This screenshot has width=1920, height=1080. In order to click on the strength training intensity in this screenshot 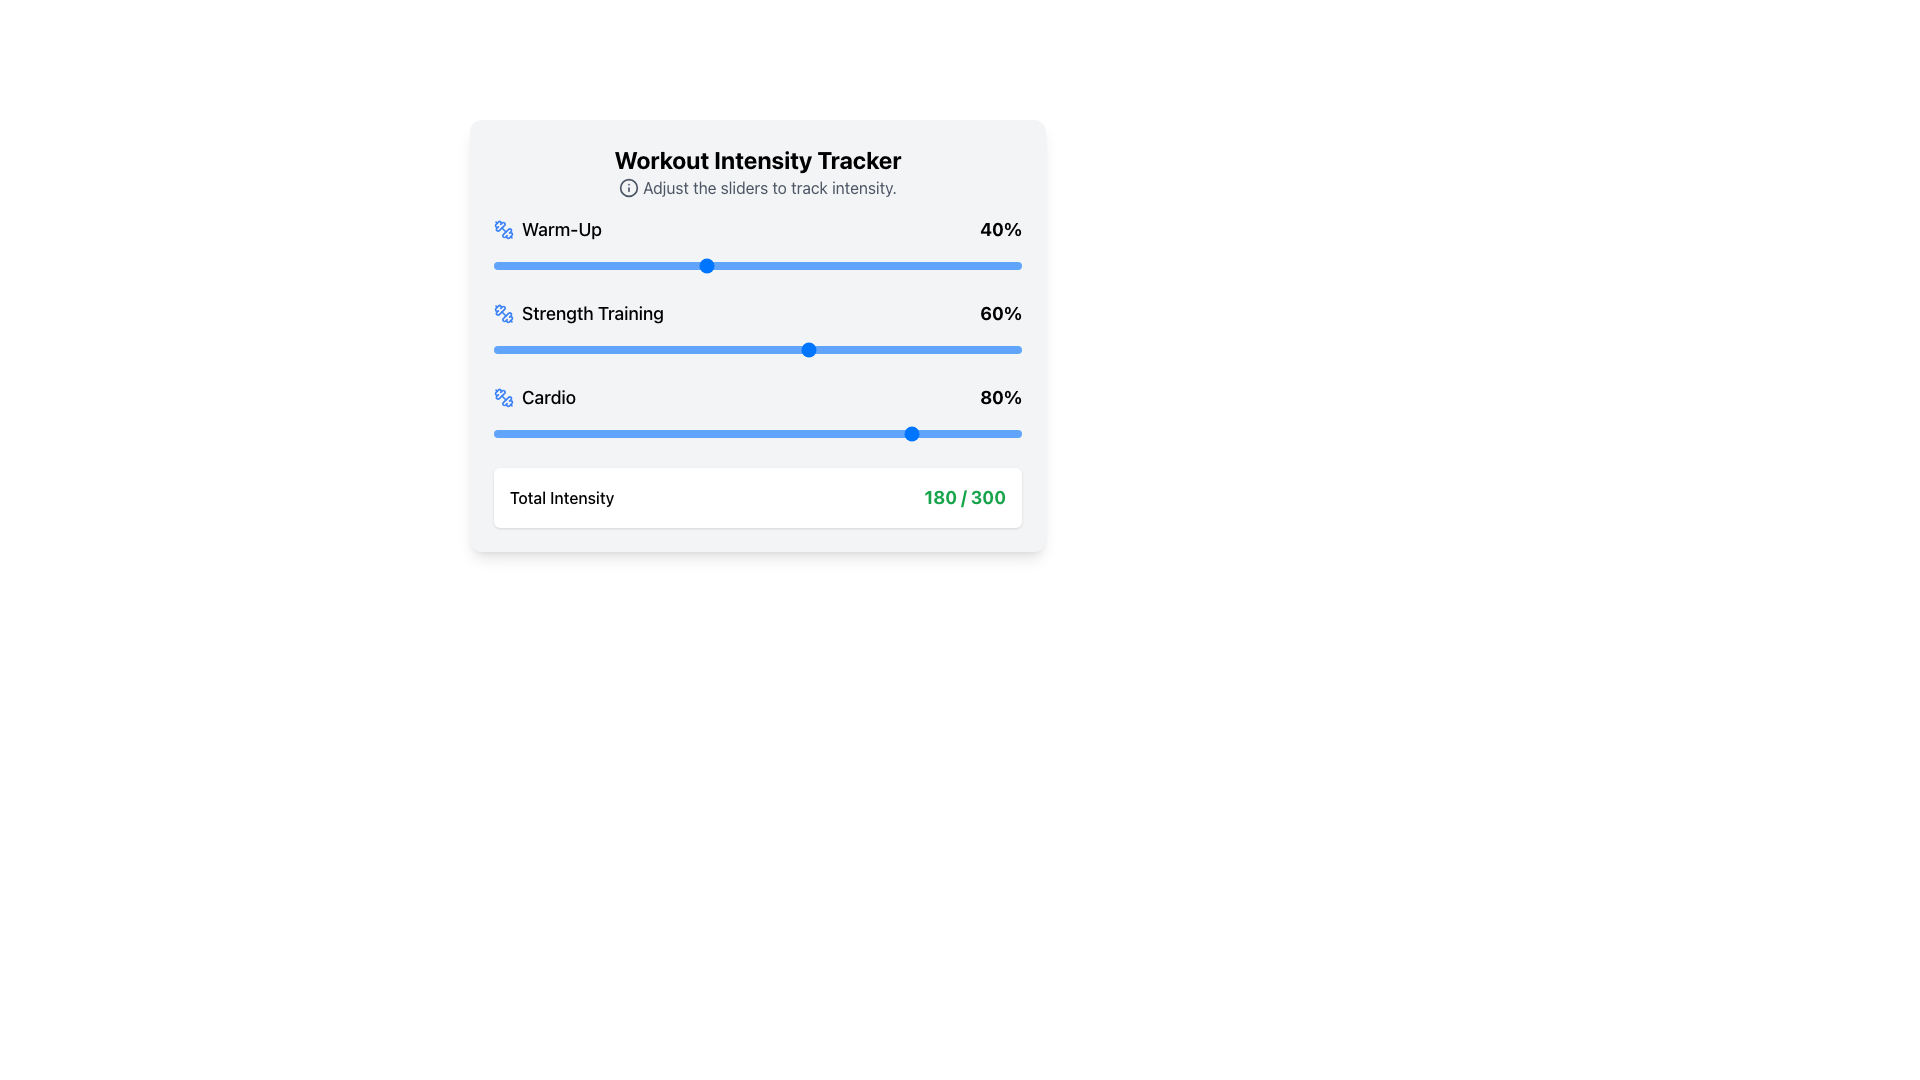, I will do `click(788, 349)`.